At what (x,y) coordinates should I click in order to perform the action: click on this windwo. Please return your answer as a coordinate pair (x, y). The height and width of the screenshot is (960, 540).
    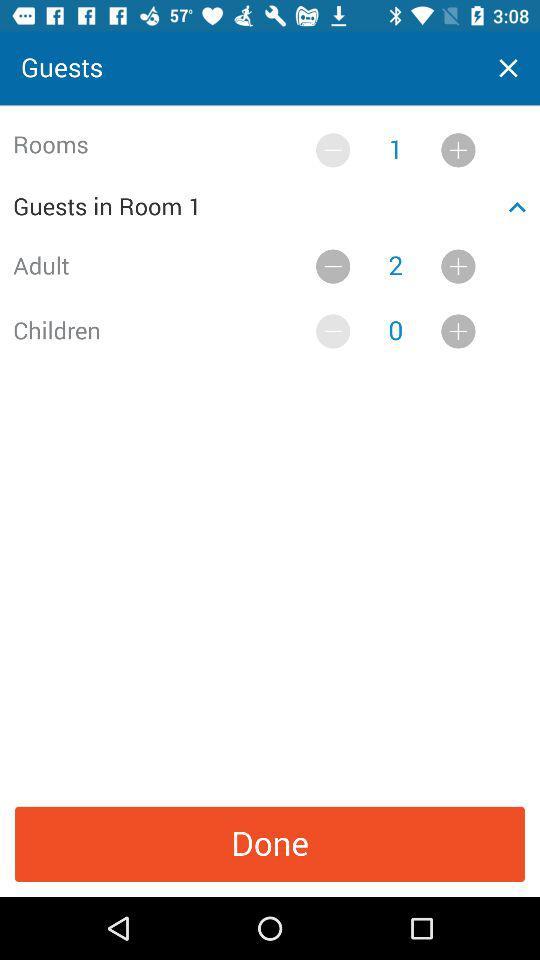
    Looking at the image, I should click on (508, 68).